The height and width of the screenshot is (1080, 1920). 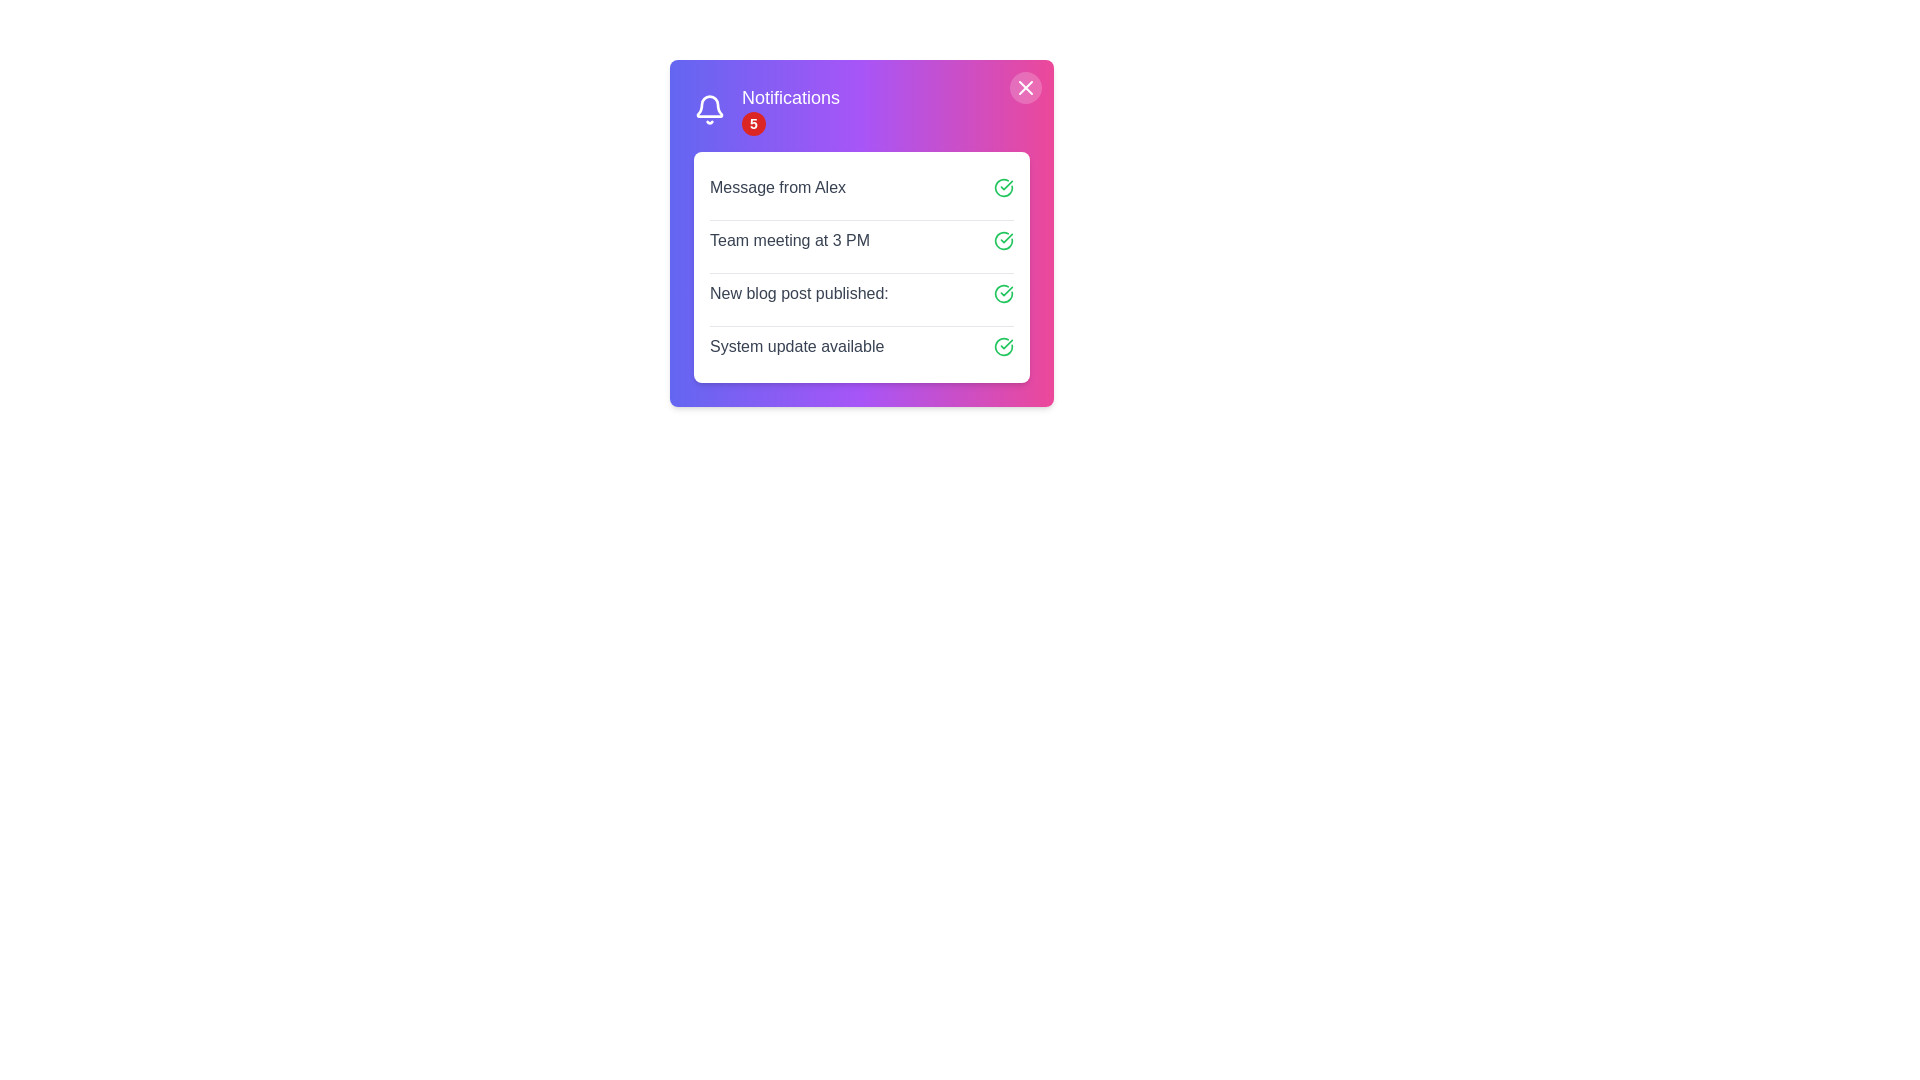 What do you see at coordinates (1003, 346) in the screenshot?
I see `the status representation of the circular green icon with a white checkmark, located on the far-right side of the 'System update available' notification row` at bounding box center [1003, 346].